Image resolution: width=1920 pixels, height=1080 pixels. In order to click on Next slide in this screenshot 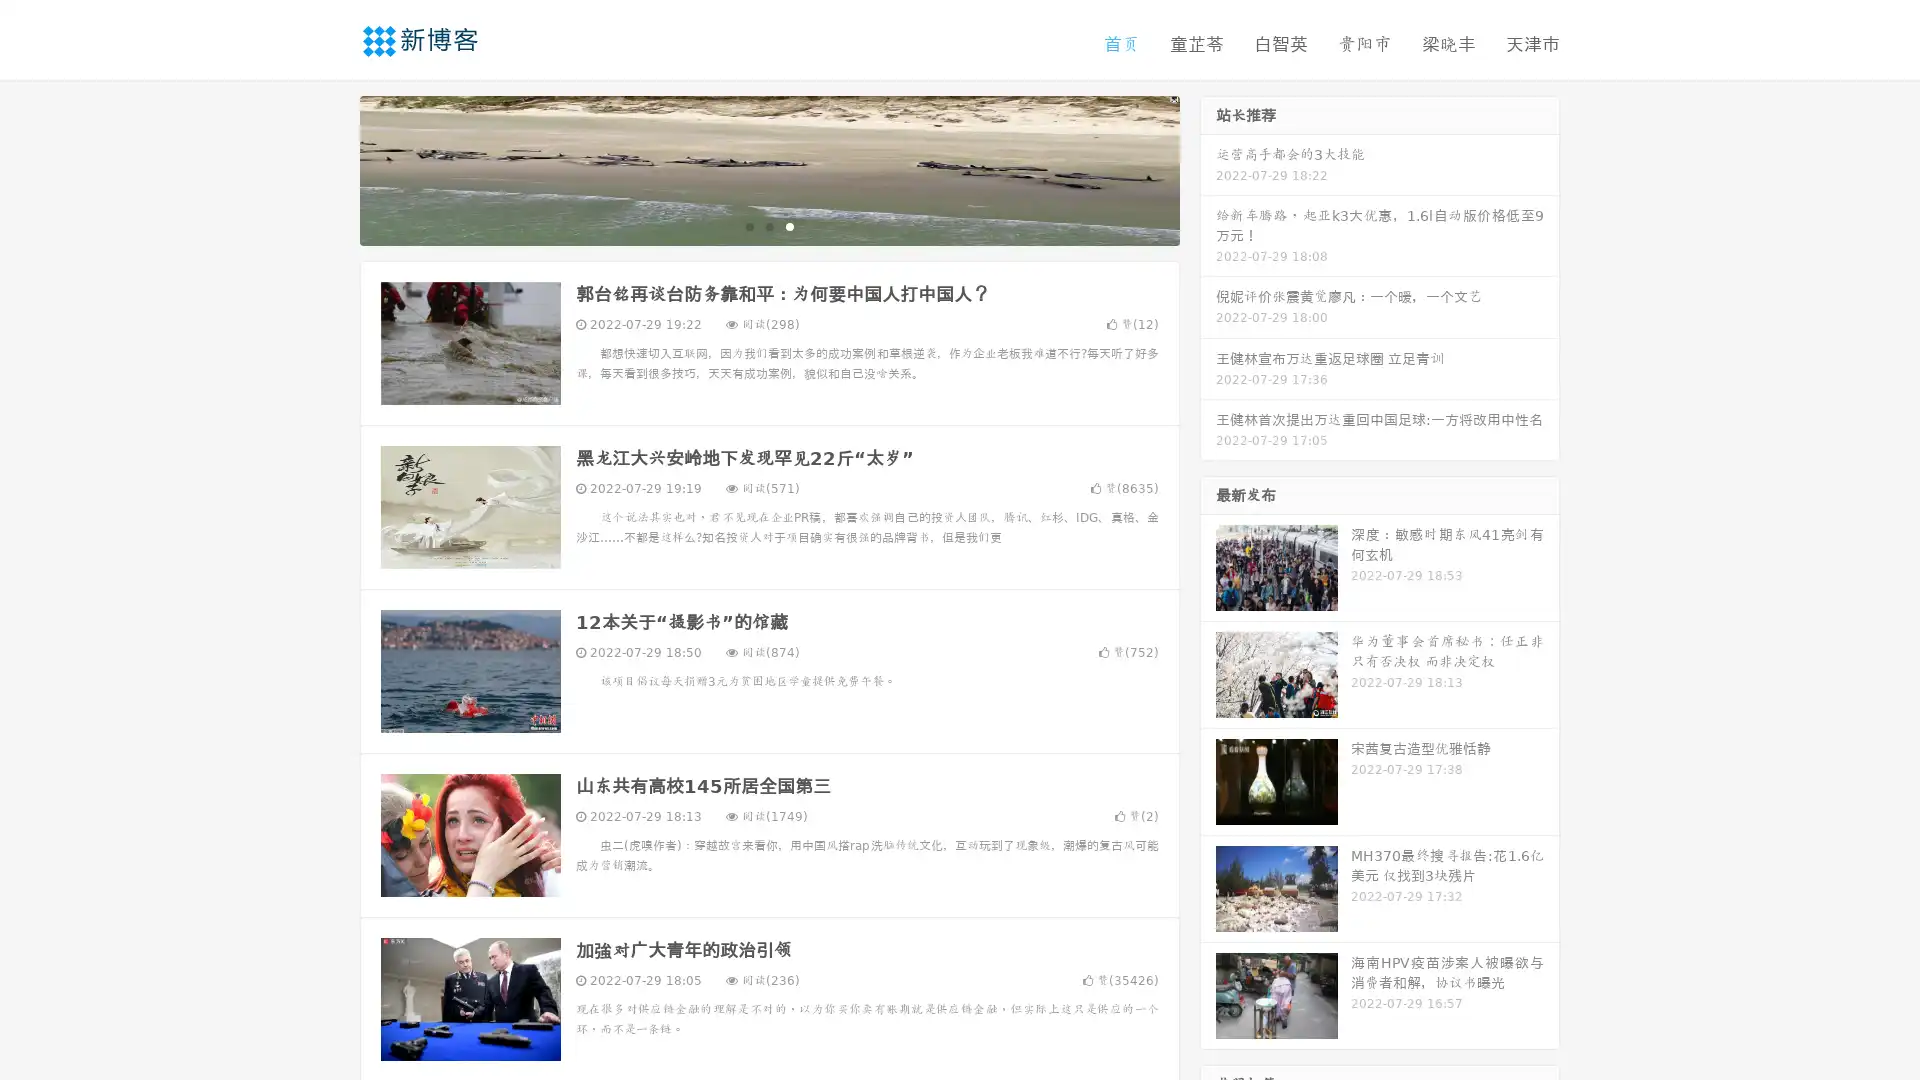, I will do `click(1208, 168)`.